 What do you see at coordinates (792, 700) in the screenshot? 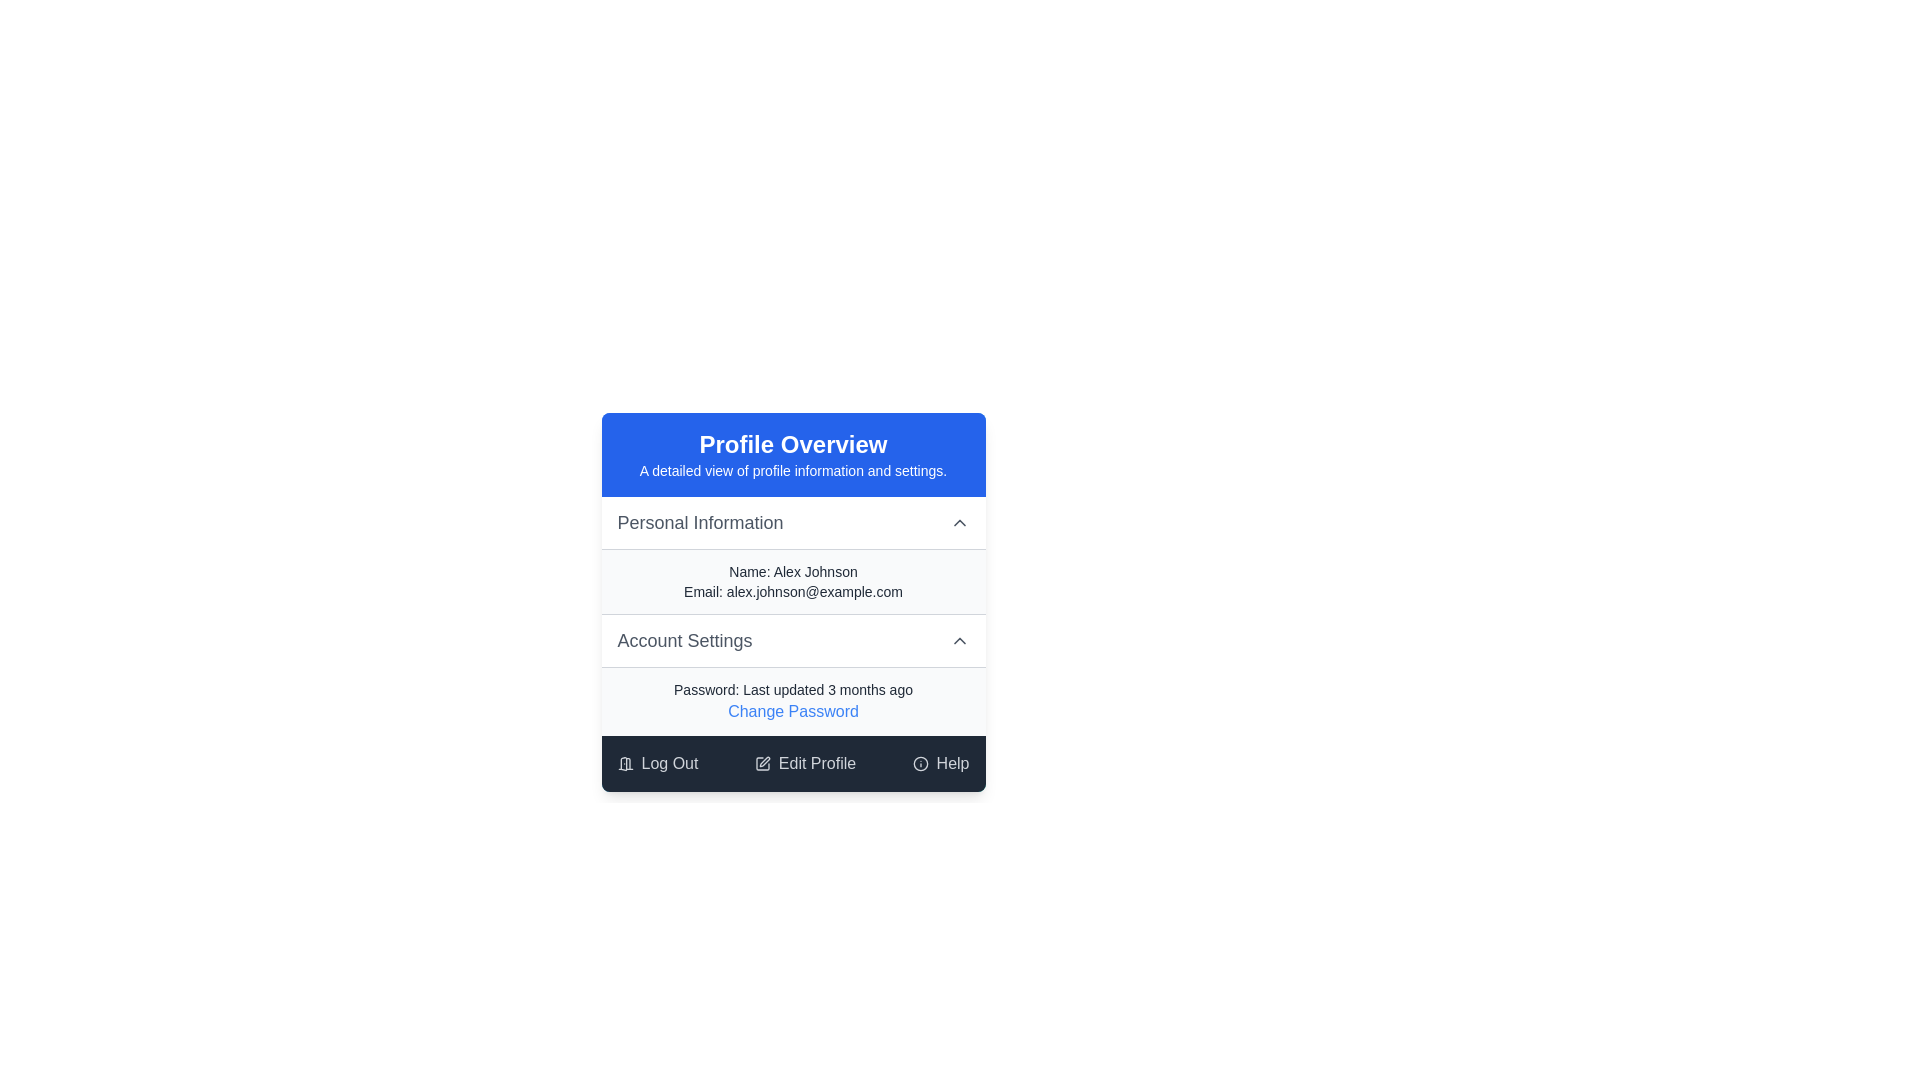
I see `the hyperlink that informs the user about the status of their password in the 'Account Settings' section of the profile overview card` at bounding box center [792, 700].